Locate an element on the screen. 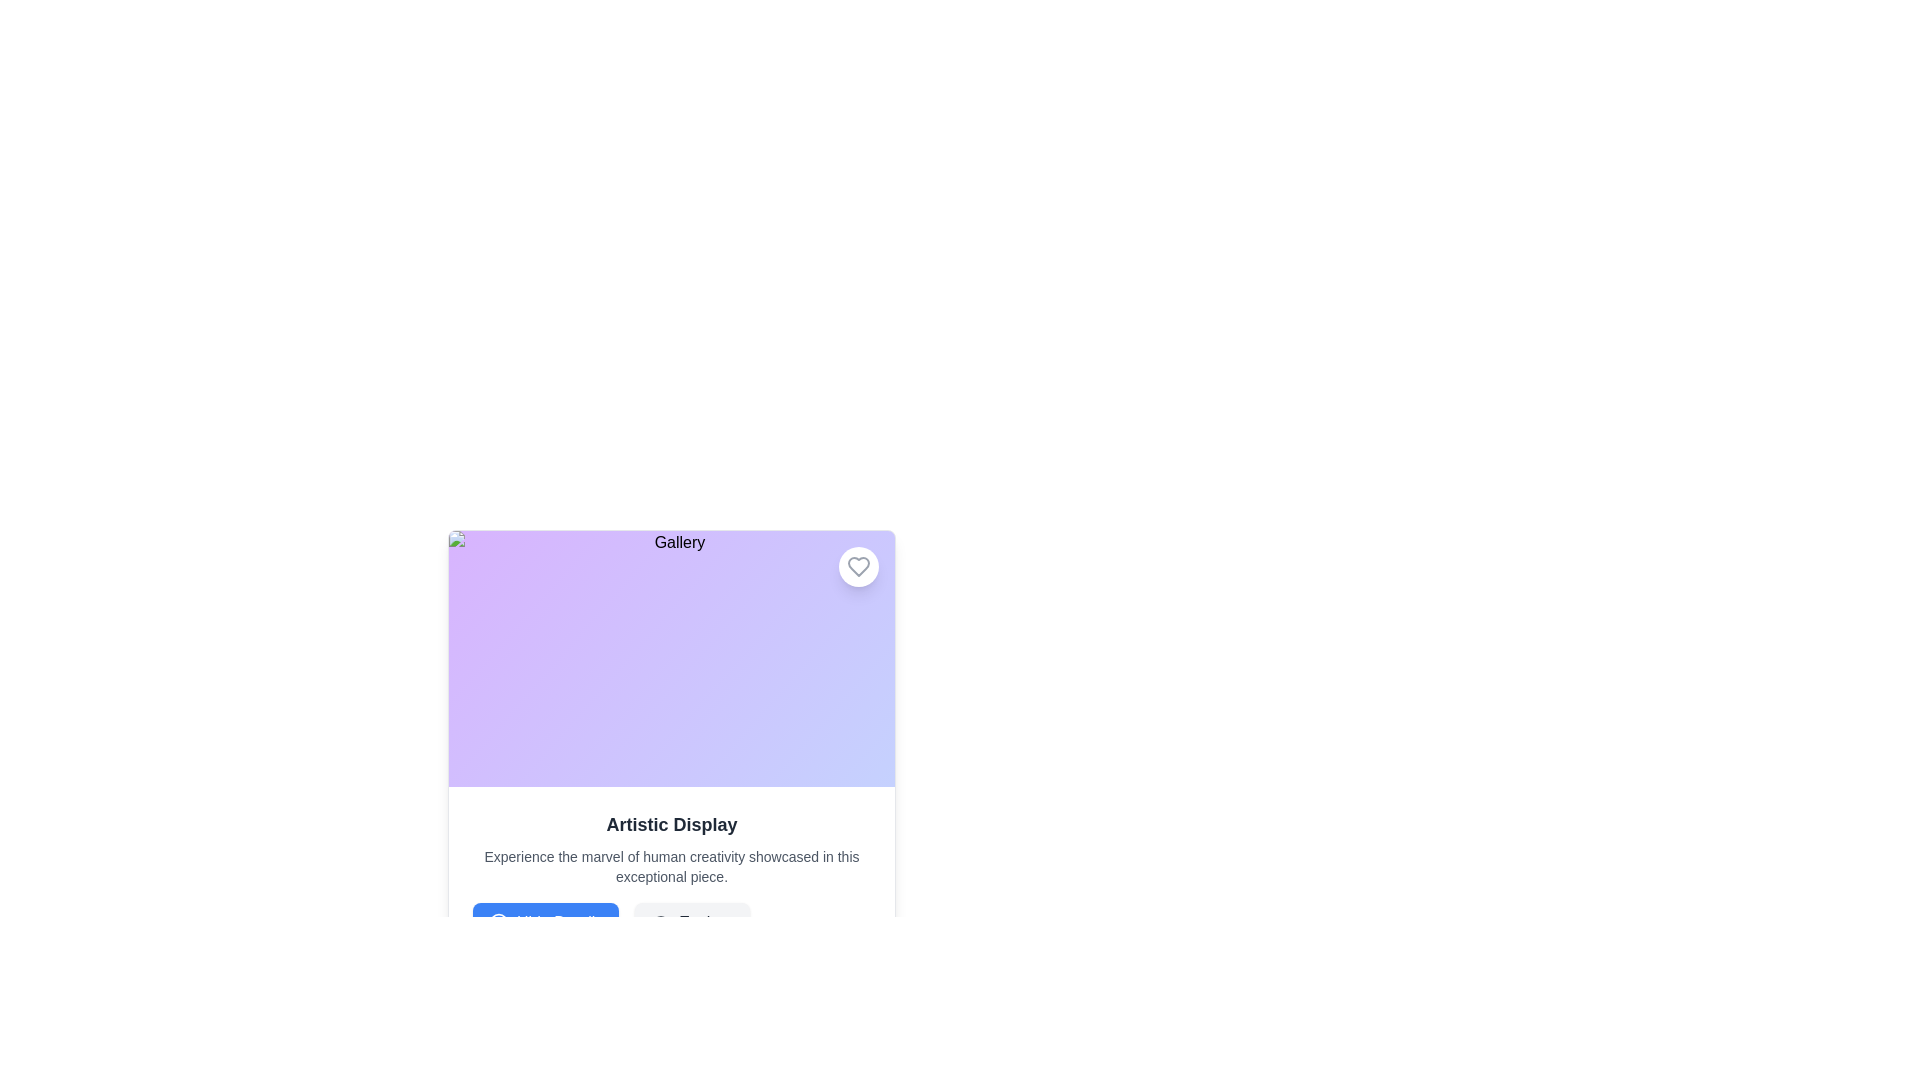  the static text displaying 'Experience the marvel of human creativity showcased in this exceptional piece', located below the title 'Artistic Display' in the card layout is located at coordinates (672, 866).